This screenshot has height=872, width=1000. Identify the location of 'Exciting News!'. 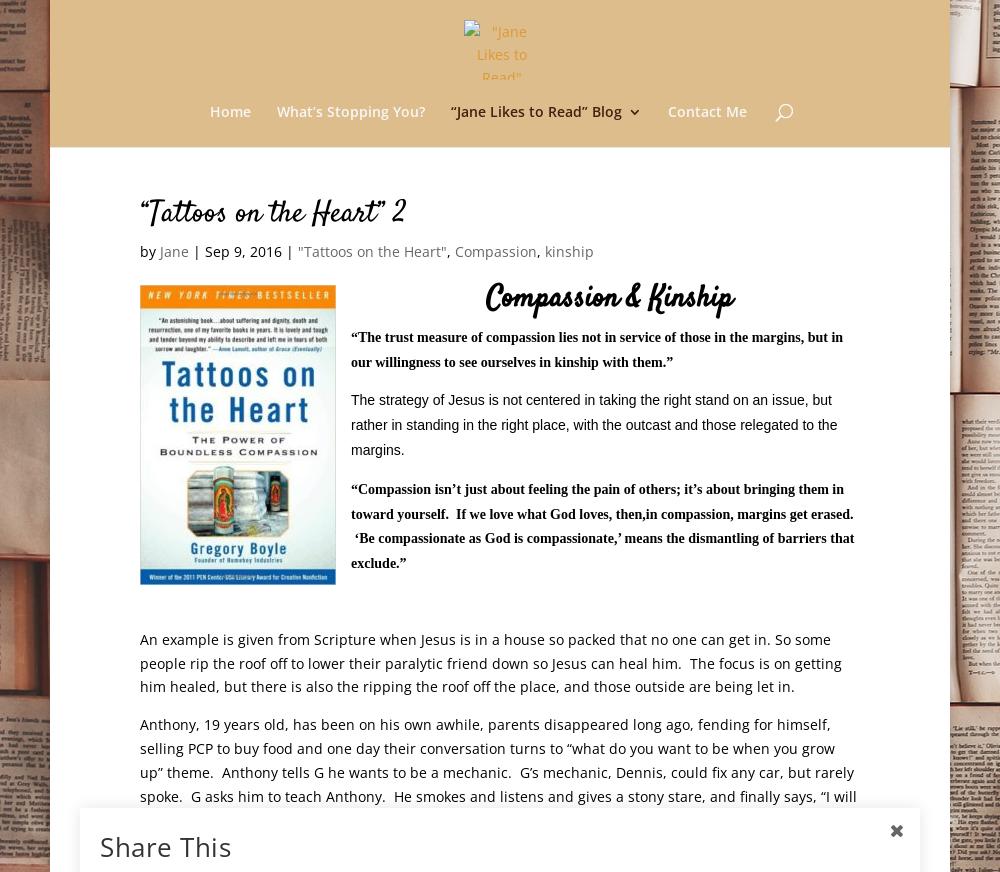
(489, 189).